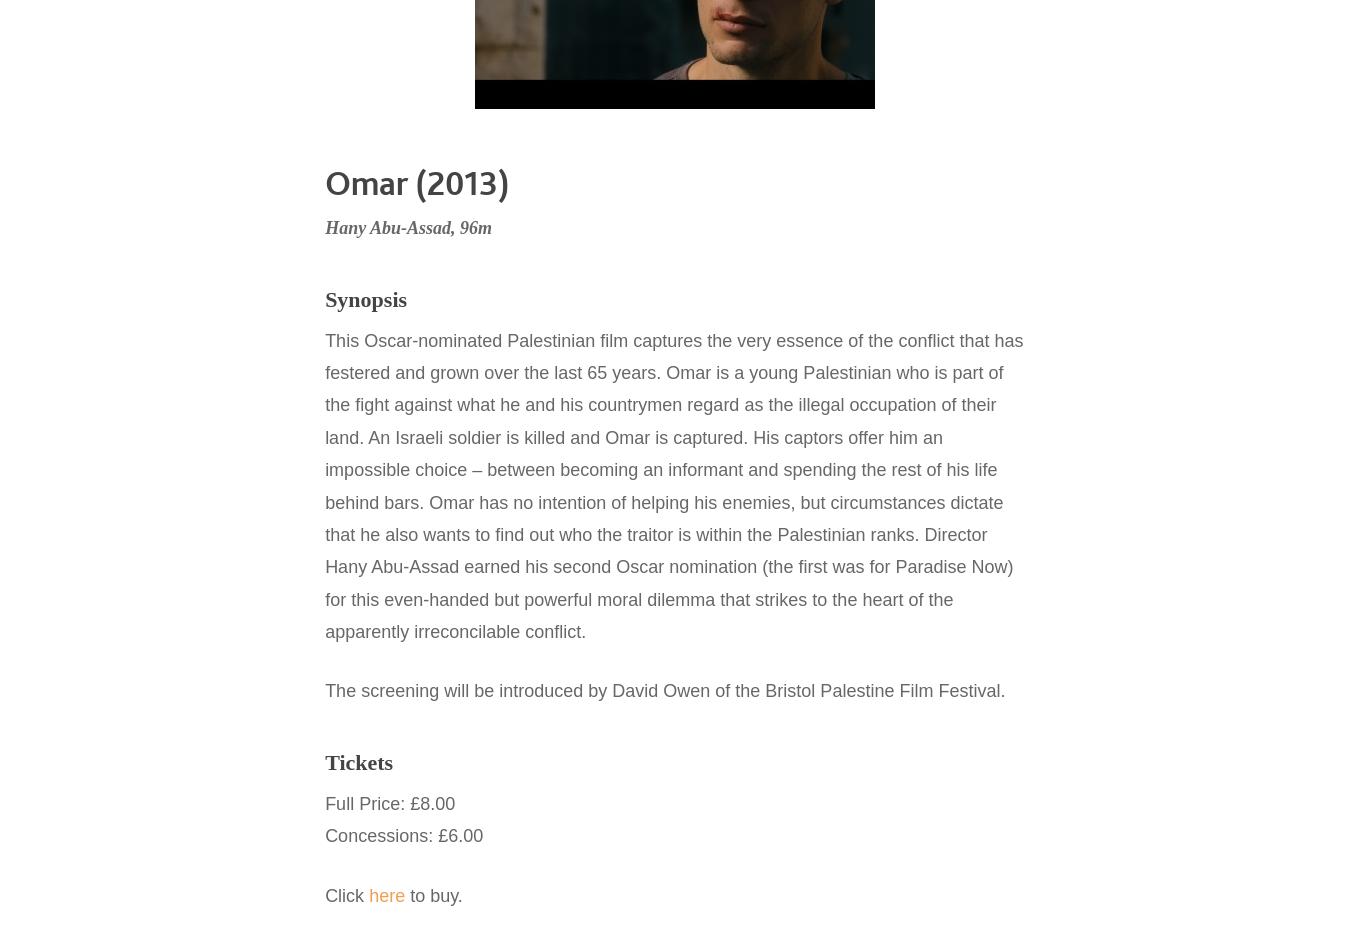 Image resolution: width=1350 pixels, height=927 pixels. Describe the element at coordinates (404, 835) in the screenshot. I see `'Concessions: £6.00'` at that location.